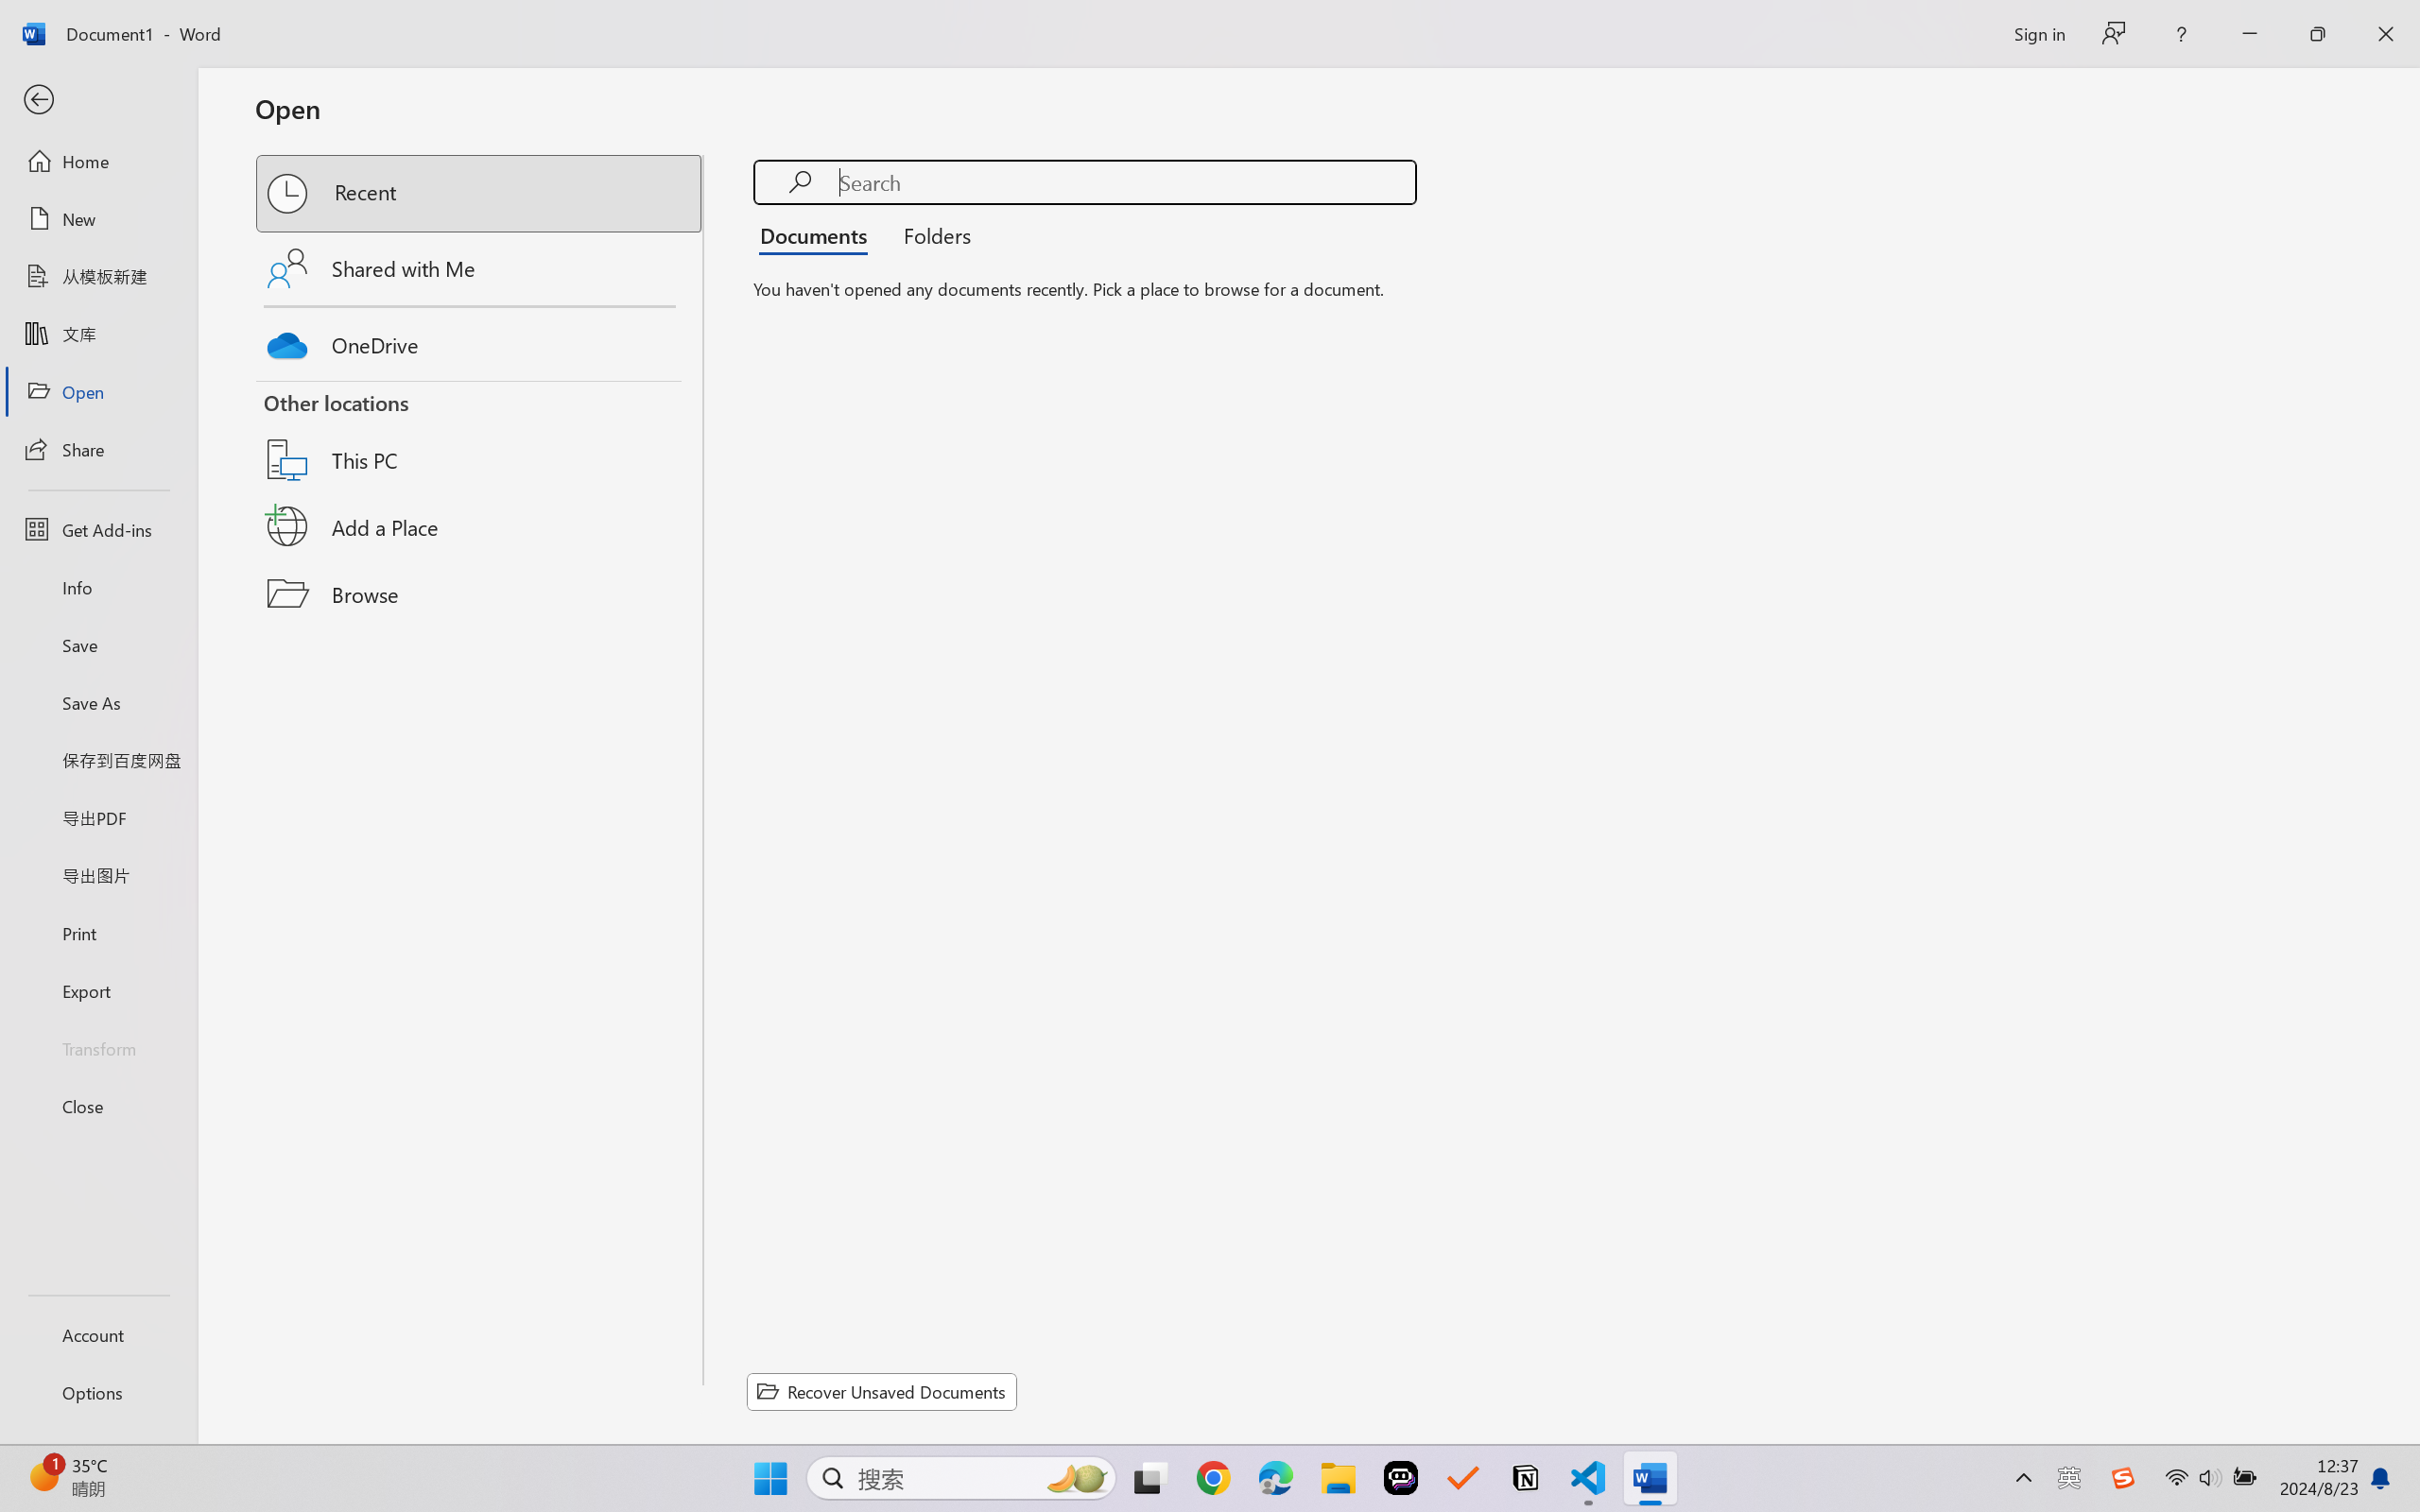 This screenshot has height=1512, width=2420. What do you see at coordinates (480, 267) in the screenshot?
I see `'Shared with Me'` at bounding box center [480, 267].